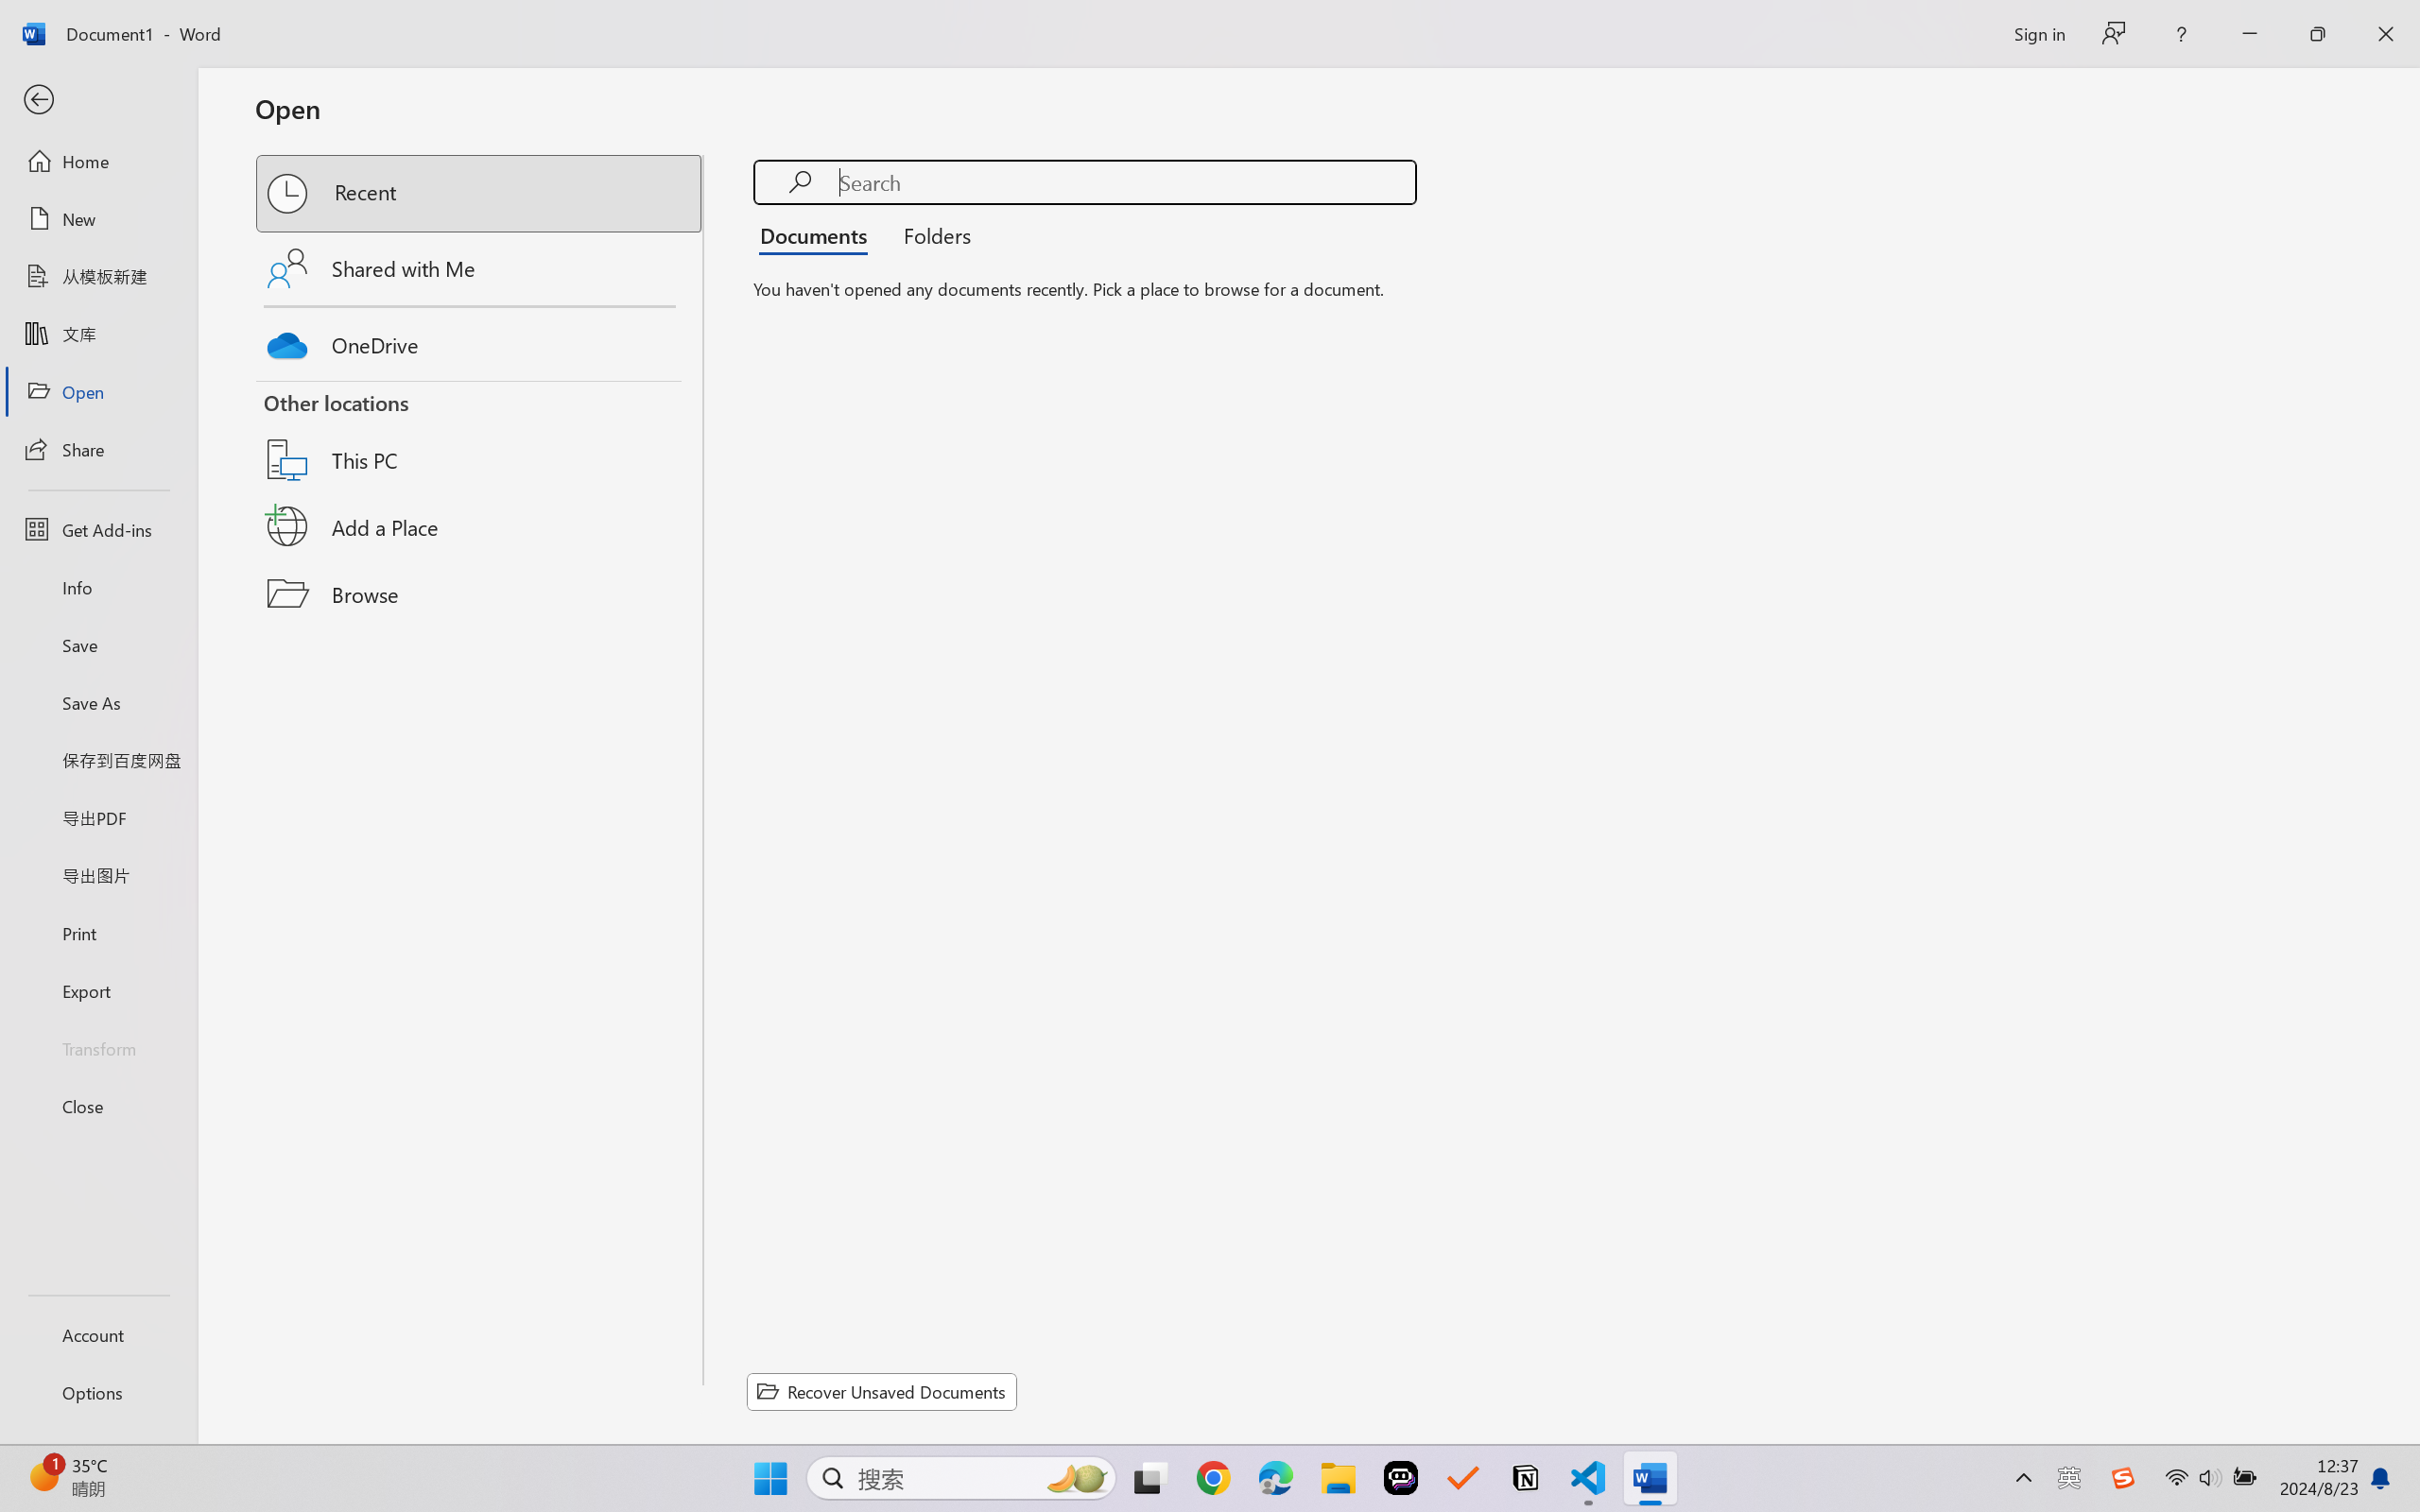 This screenshot has height=1512, width=2420. What do you see at coordinates (480, 267) in the screenshot?
I see `'Shared with Me'` at bounding box center [480, 267].